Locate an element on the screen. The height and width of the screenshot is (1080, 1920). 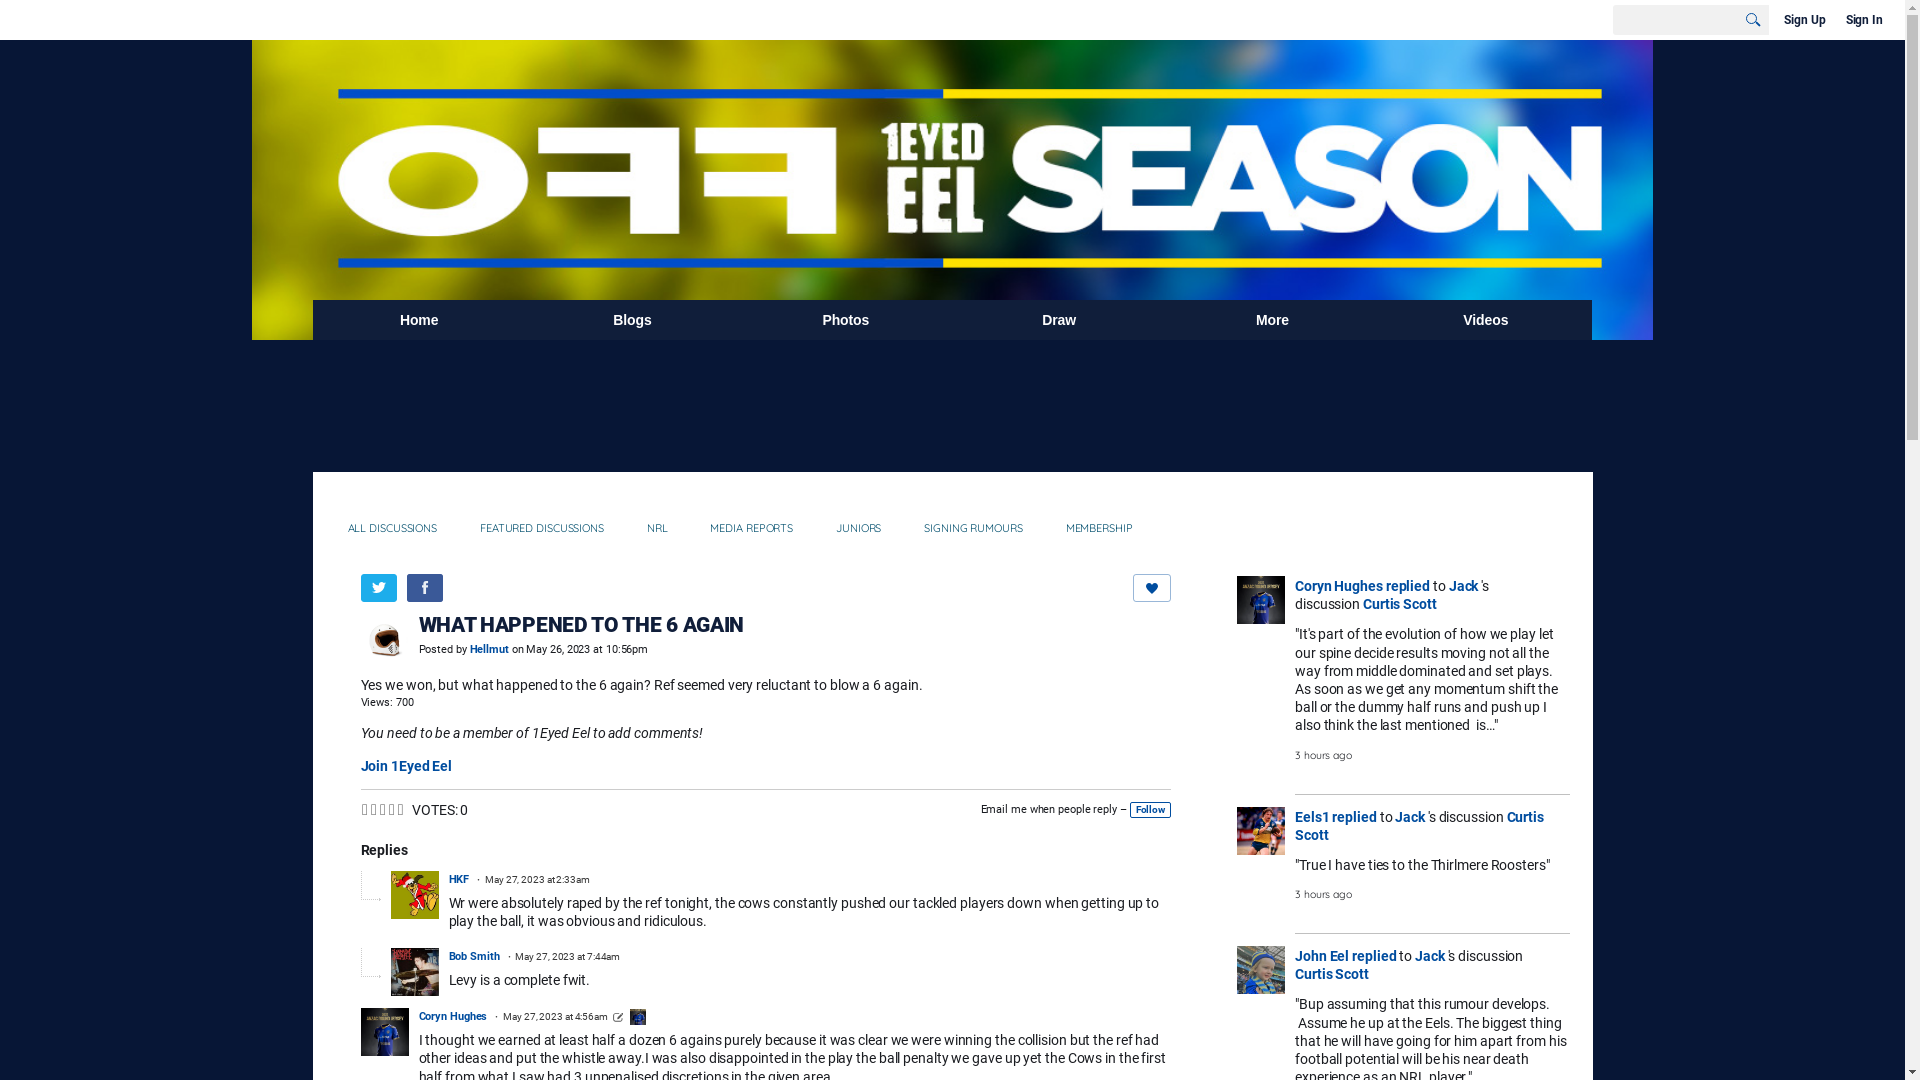
'Twitter' is located at coordinates (360, 586).